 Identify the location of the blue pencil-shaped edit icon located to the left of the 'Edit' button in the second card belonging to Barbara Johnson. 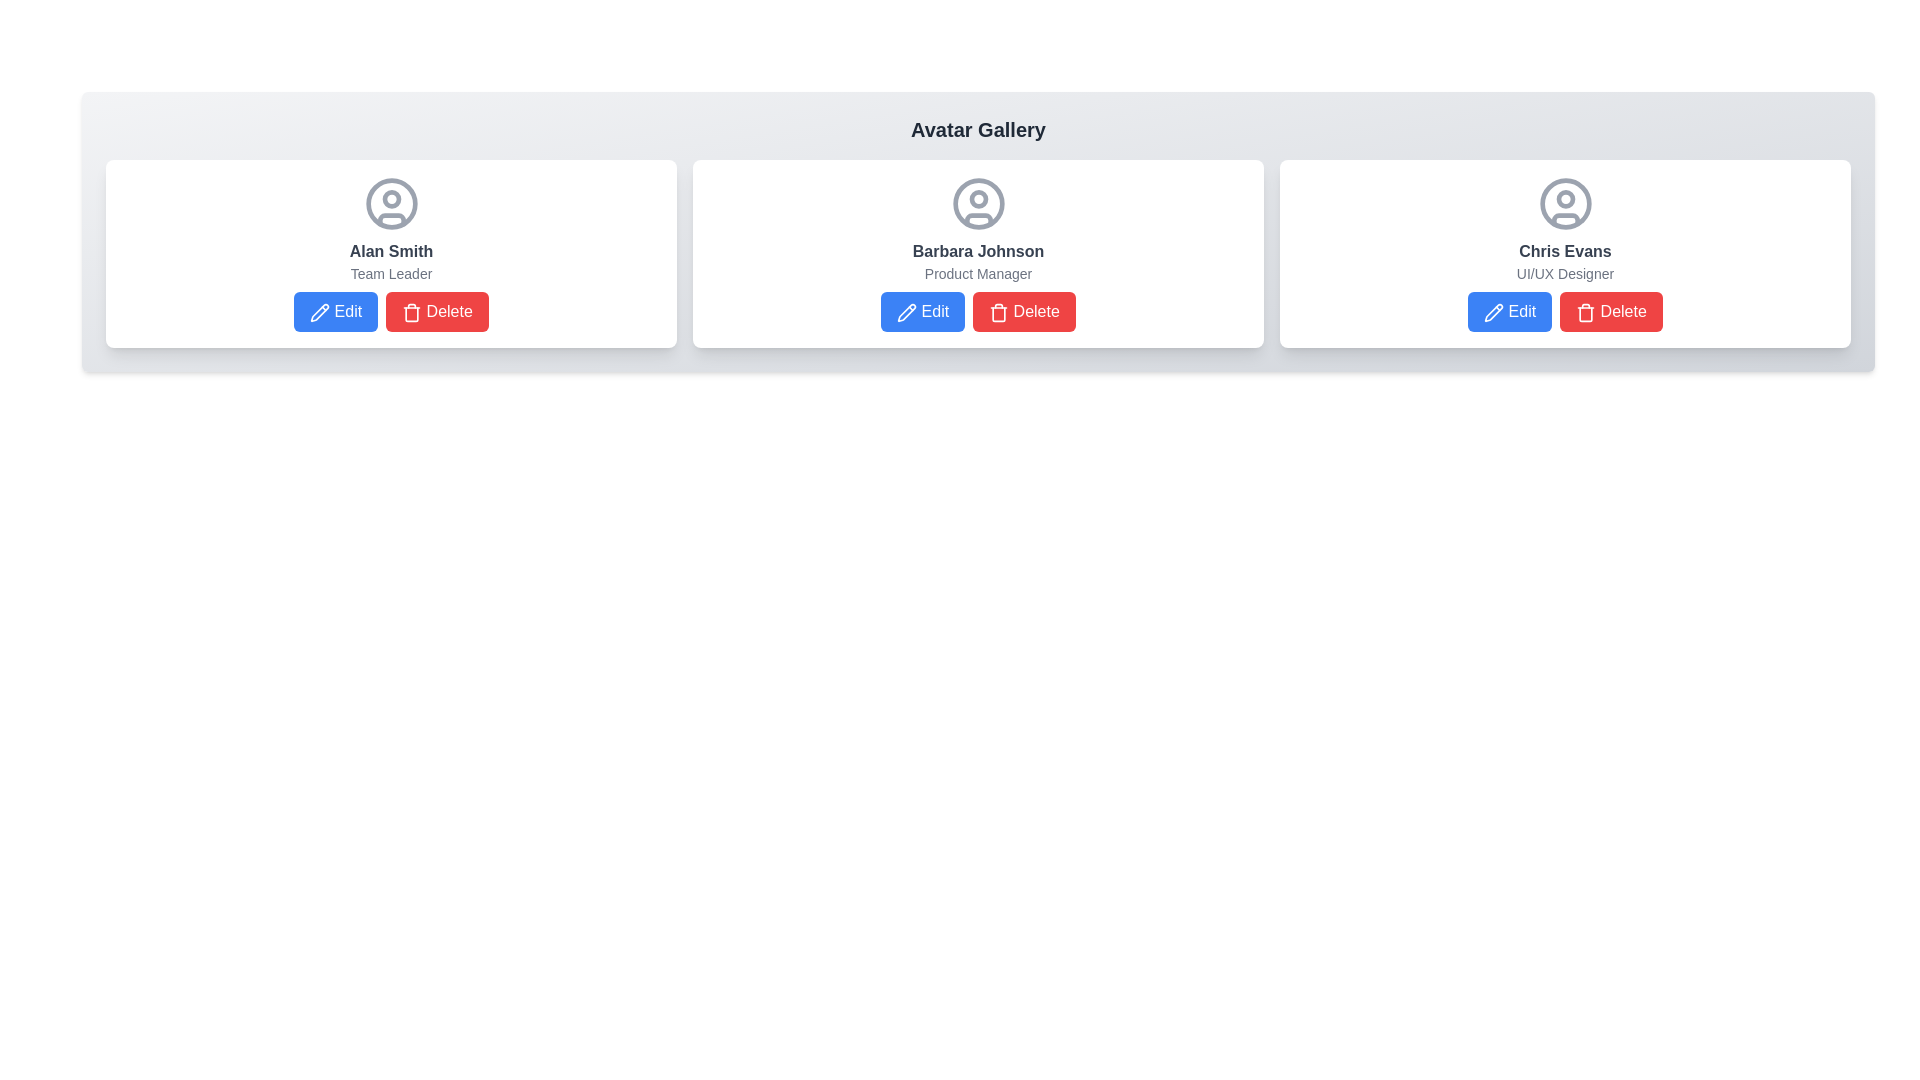
(906, 312).